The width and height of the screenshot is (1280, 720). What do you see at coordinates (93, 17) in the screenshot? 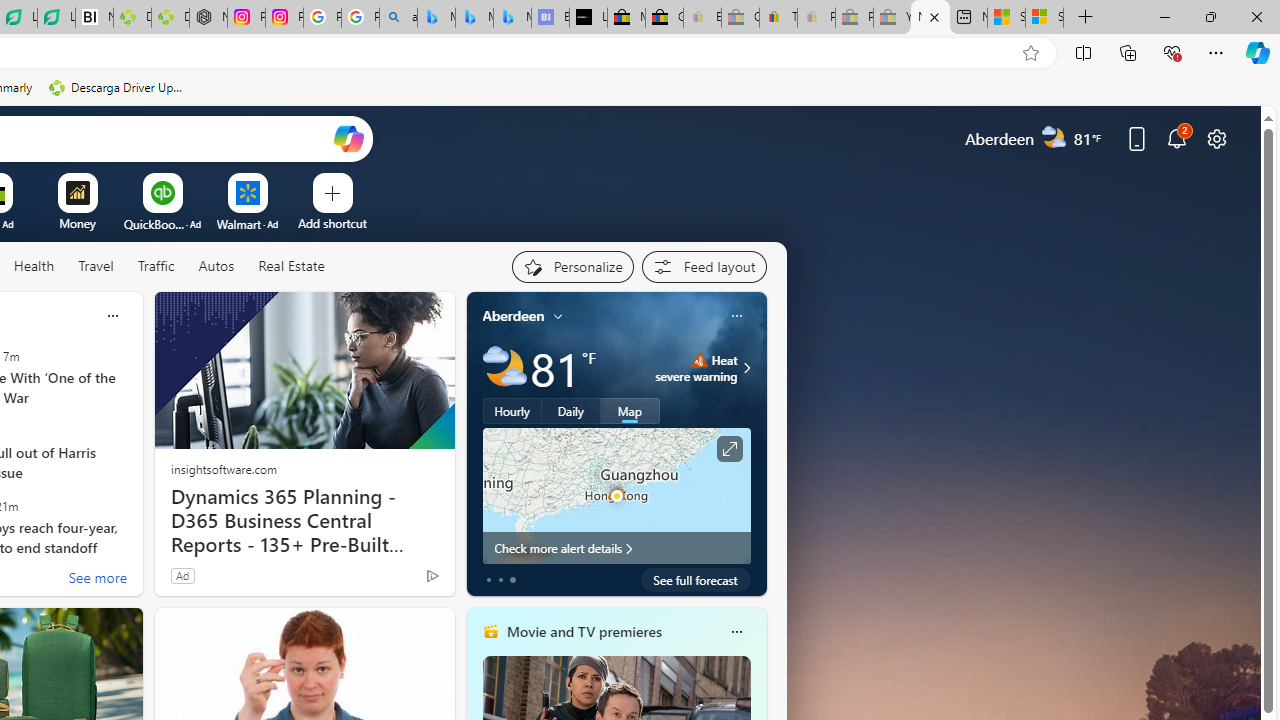
I see `'Nvidia va a poner a prueba la paciencia de los inversores'` at bounding box center [93, 17].